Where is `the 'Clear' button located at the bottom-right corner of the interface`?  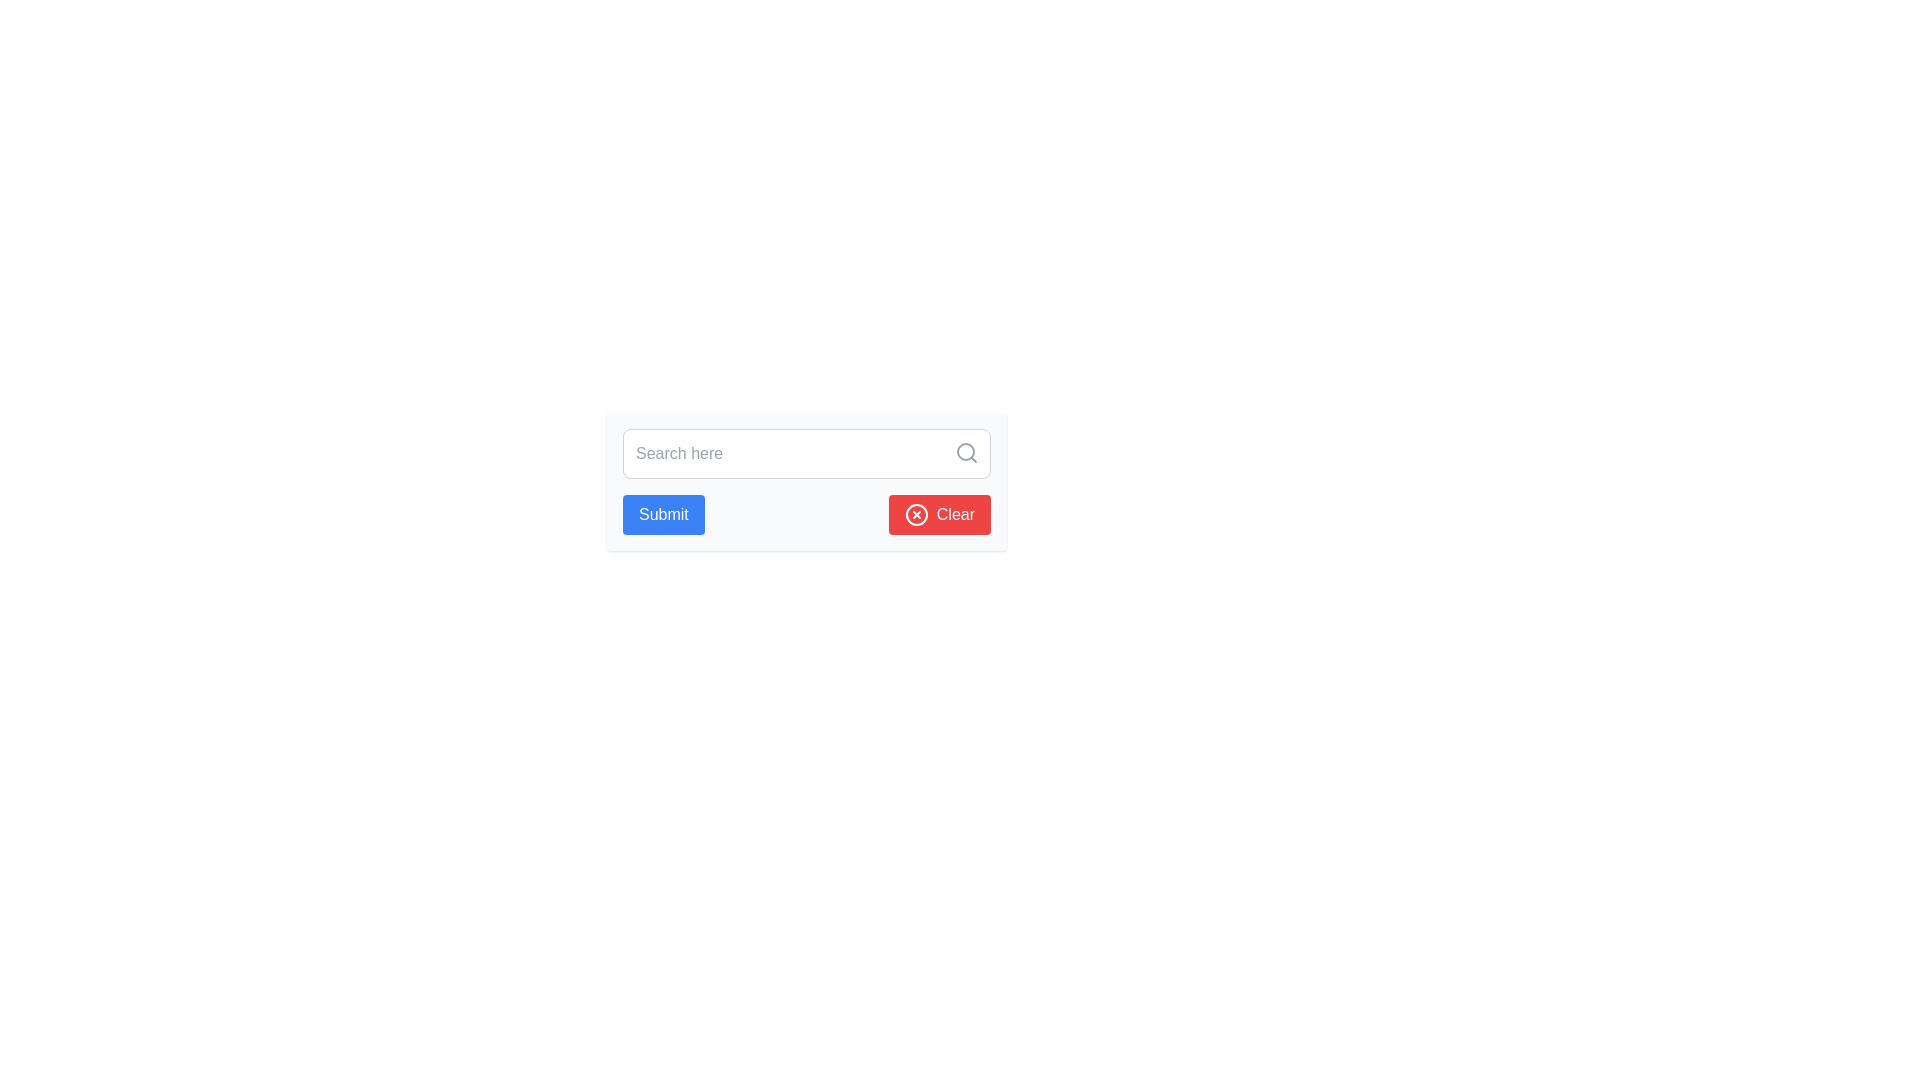
the 'Clear' button located at the bottom-right corner of the interface is located at coordinates (938, 514).